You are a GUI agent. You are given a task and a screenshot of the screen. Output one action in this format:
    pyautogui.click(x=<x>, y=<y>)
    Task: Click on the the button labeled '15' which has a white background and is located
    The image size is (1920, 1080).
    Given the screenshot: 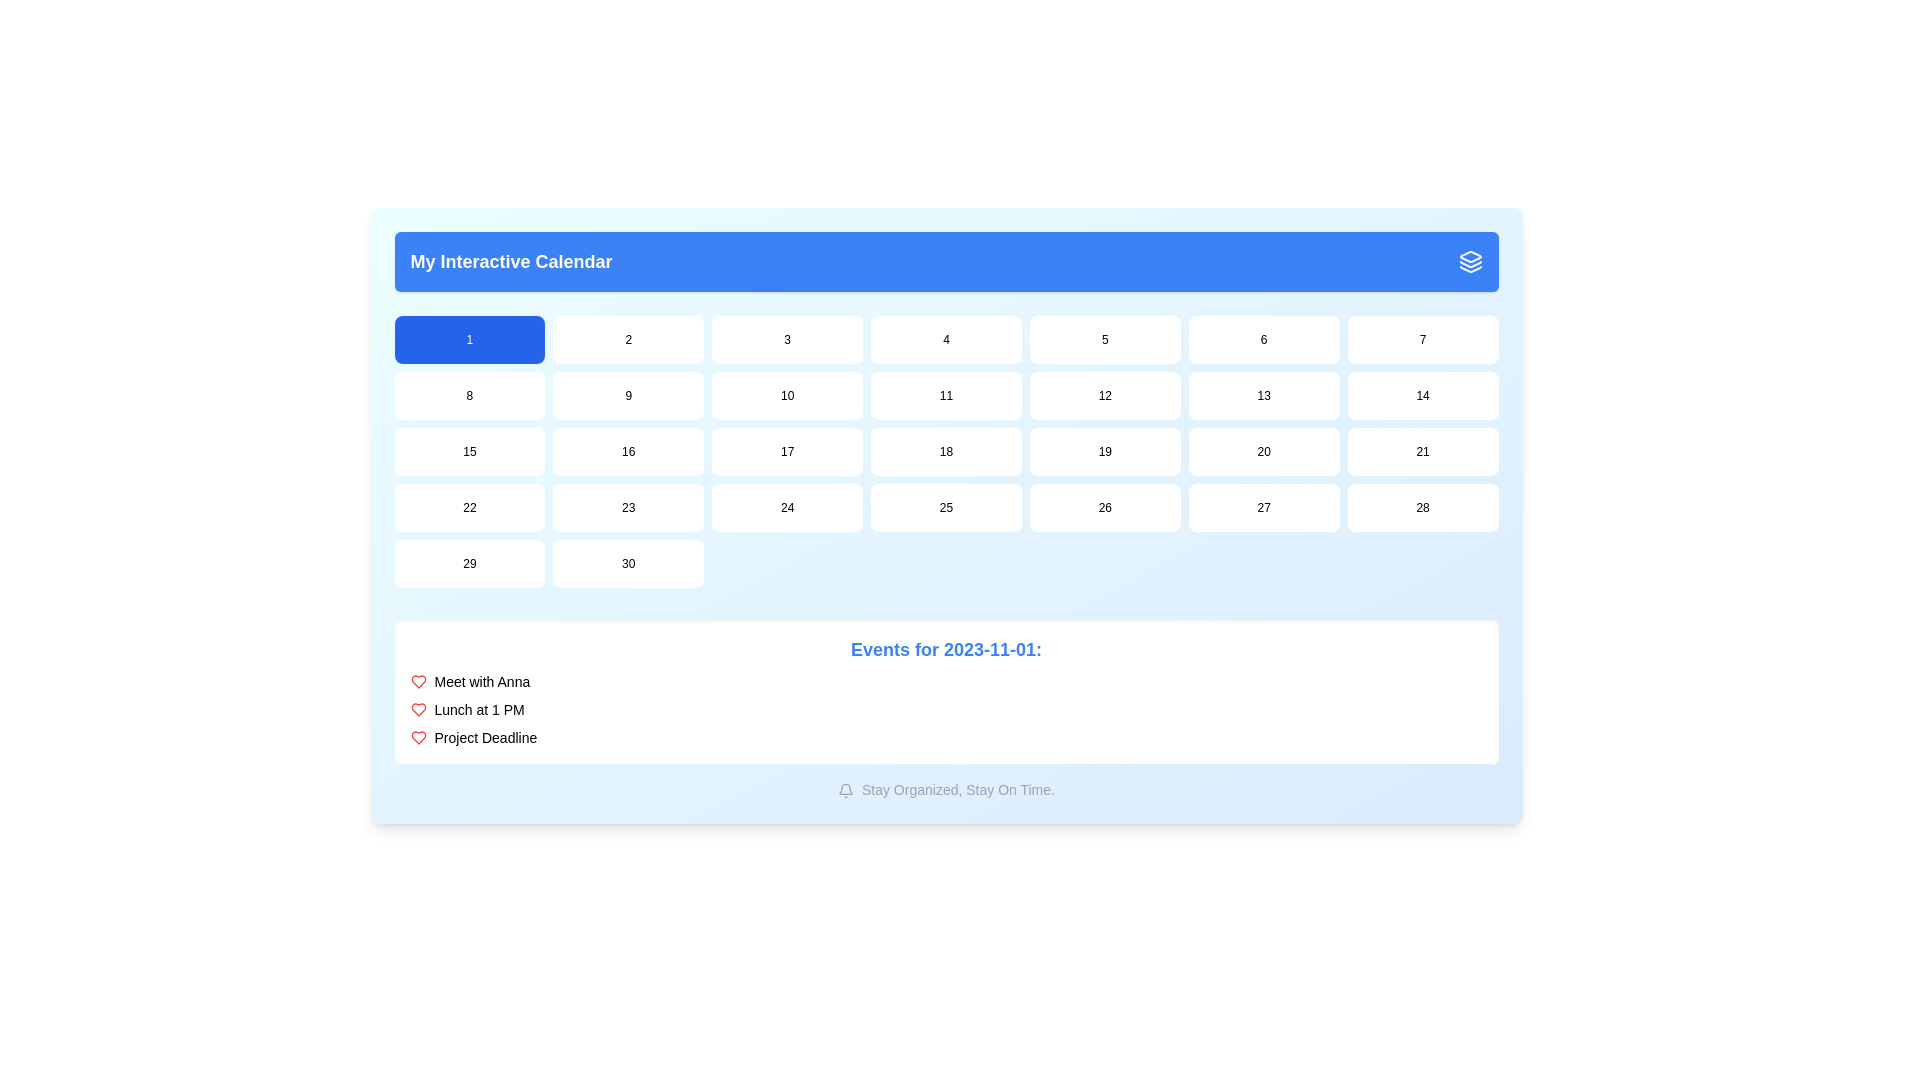 What is the action you would take?
    pyautogui.click(x=468, y=451)
    